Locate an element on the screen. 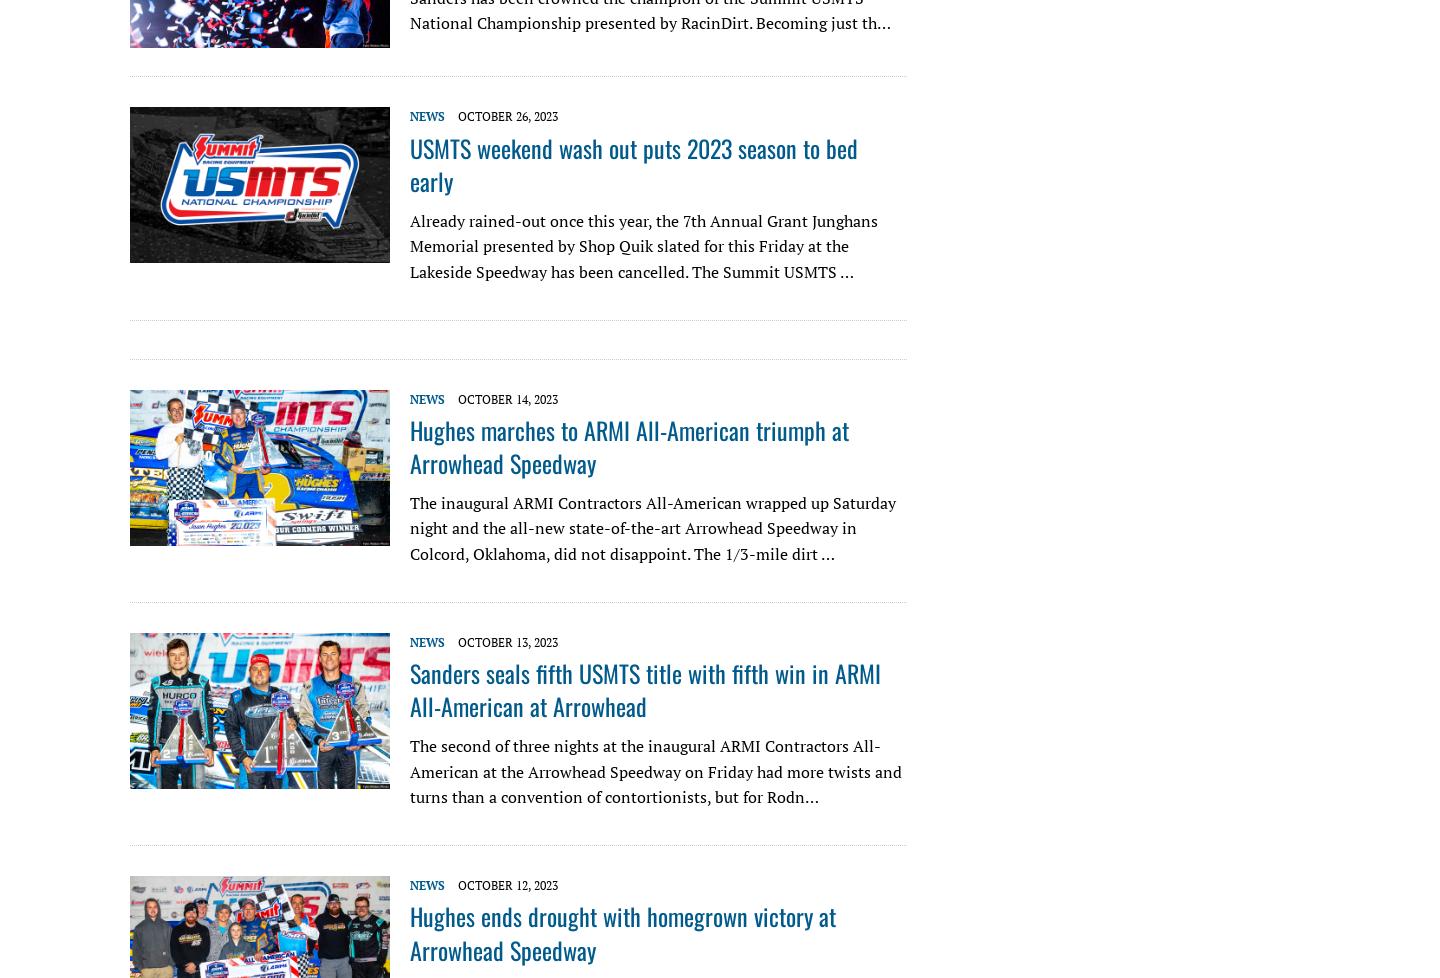 This screenshot has width=1440, height=978. 'October 12, 2023' is located at coordinates (507, 883).